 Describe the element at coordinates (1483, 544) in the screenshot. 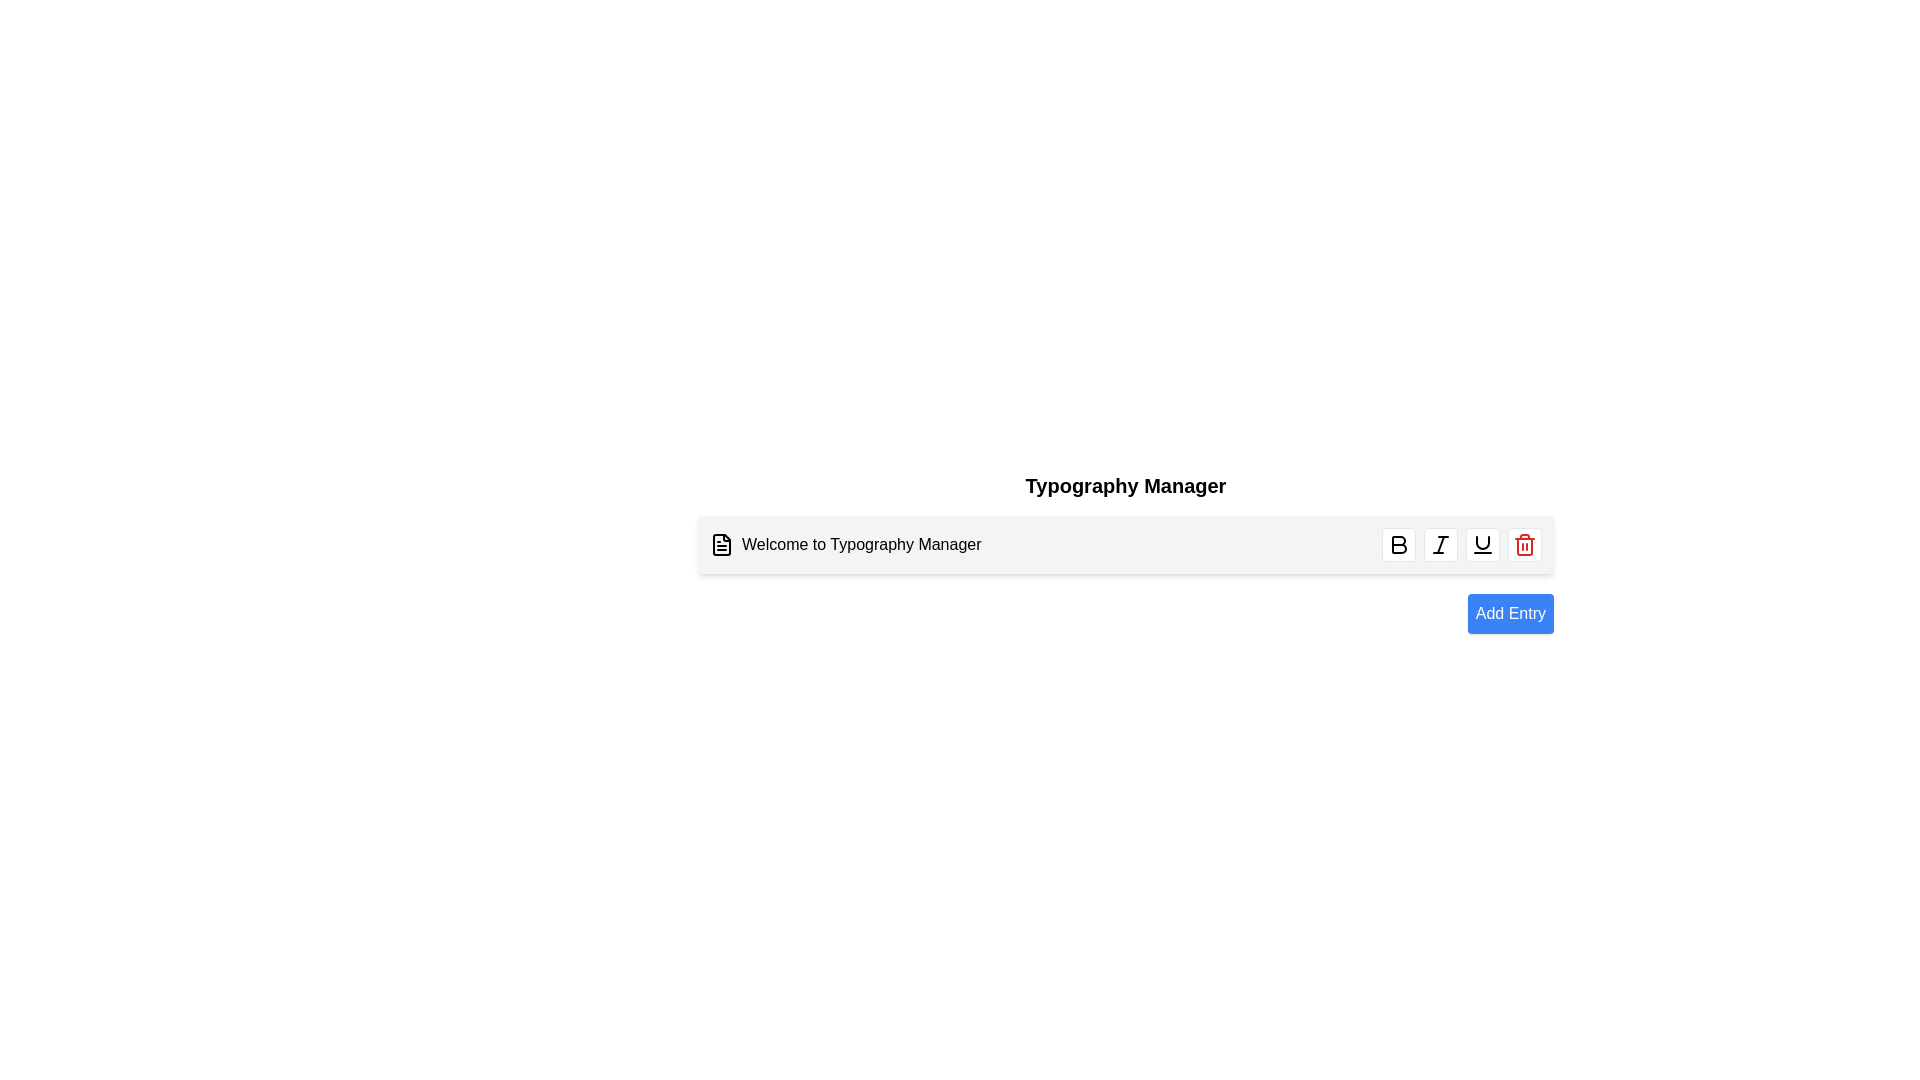

I see `the fourth icon from the left in the toolbar` at that location.